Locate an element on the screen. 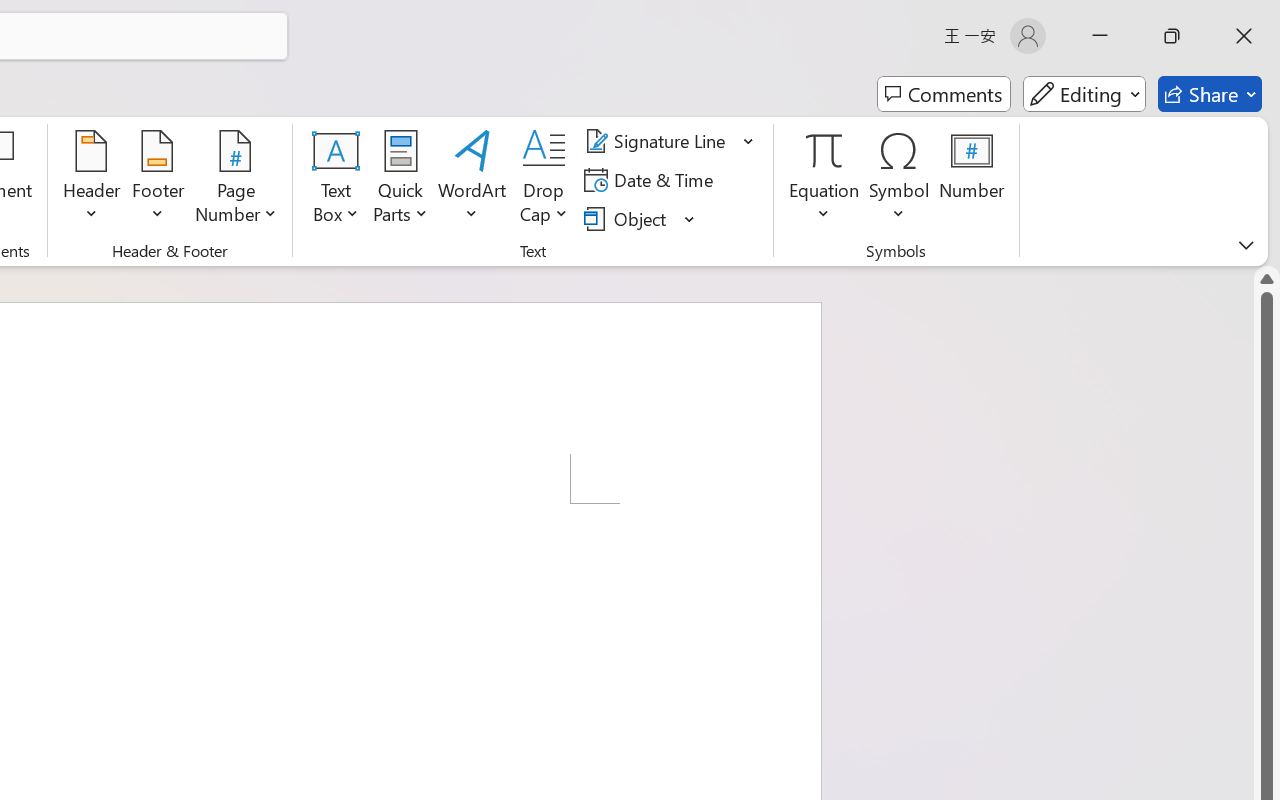 The width and height of the screenshot is (1280, 800). 'Header' is located at coordinates (91, 179).